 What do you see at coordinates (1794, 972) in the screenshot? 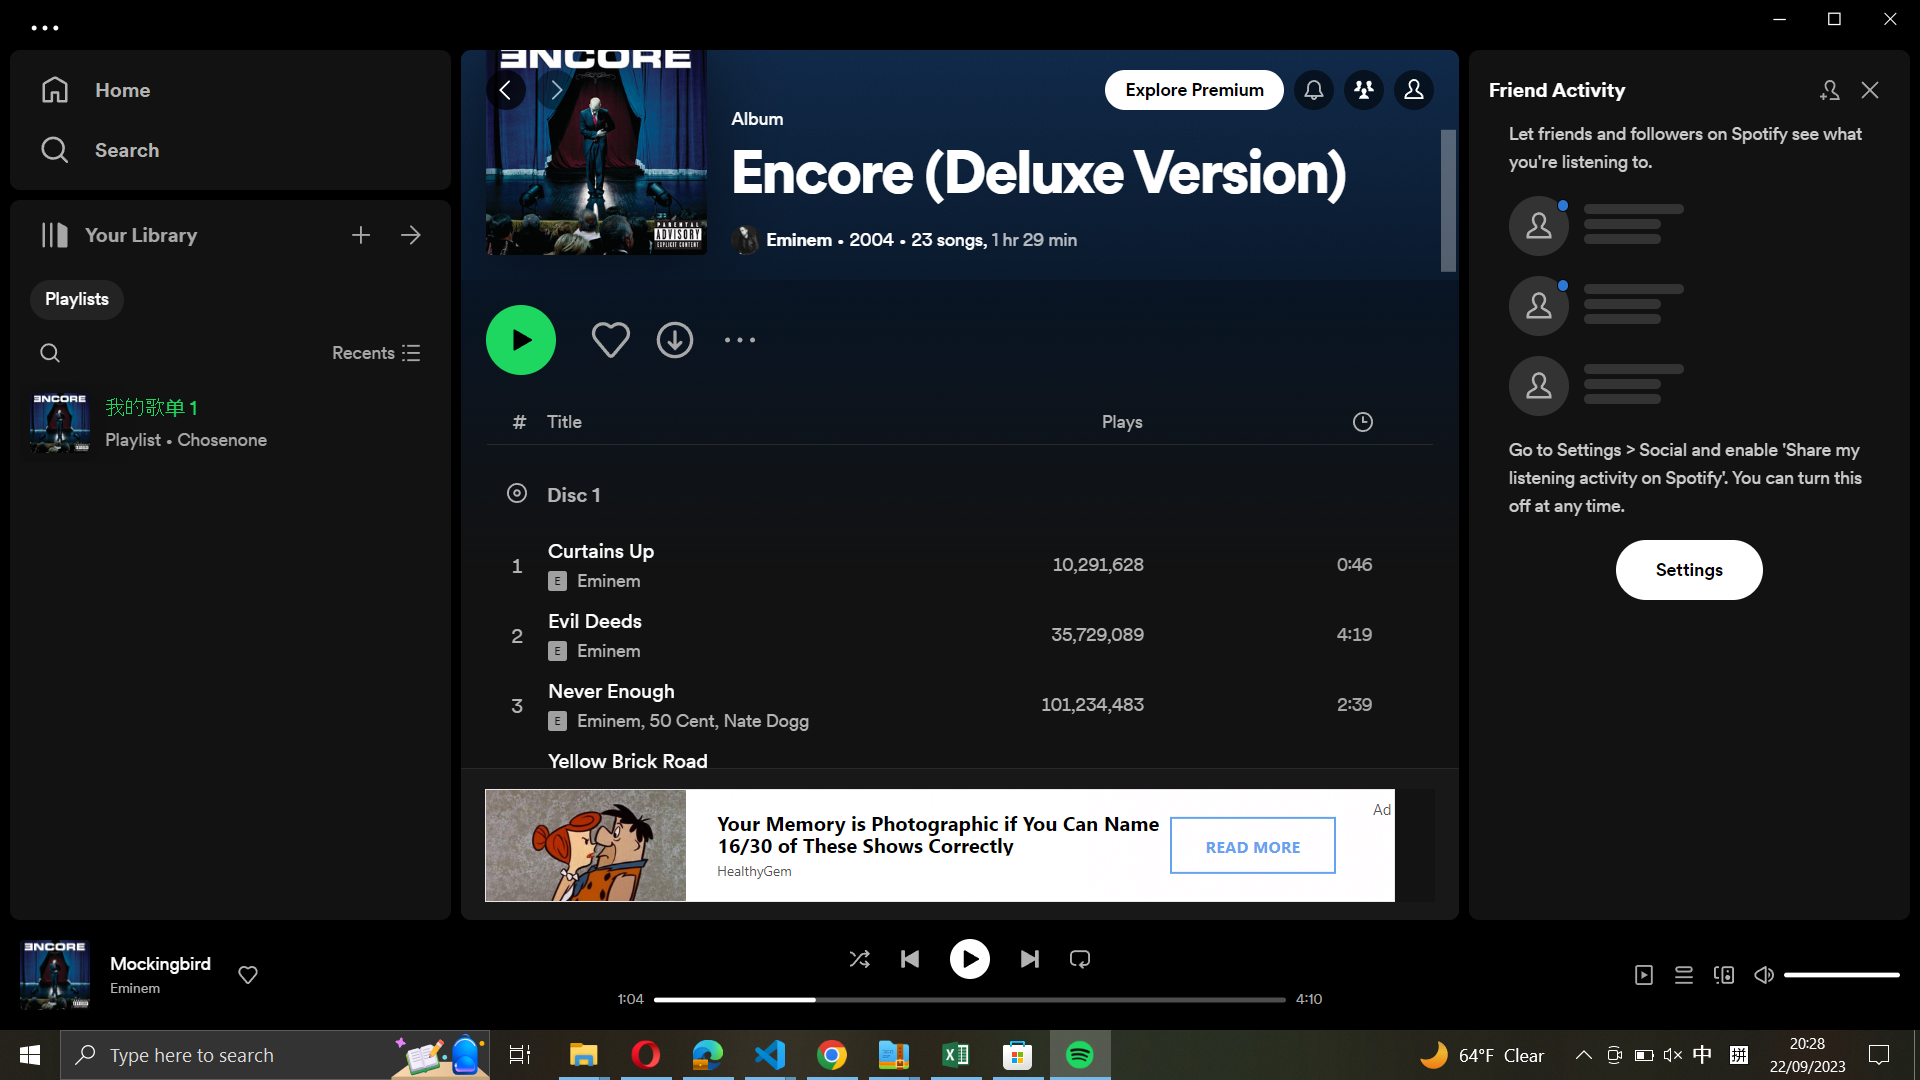
I see `Decrease the sound level` at bounding box center [1794, 972].